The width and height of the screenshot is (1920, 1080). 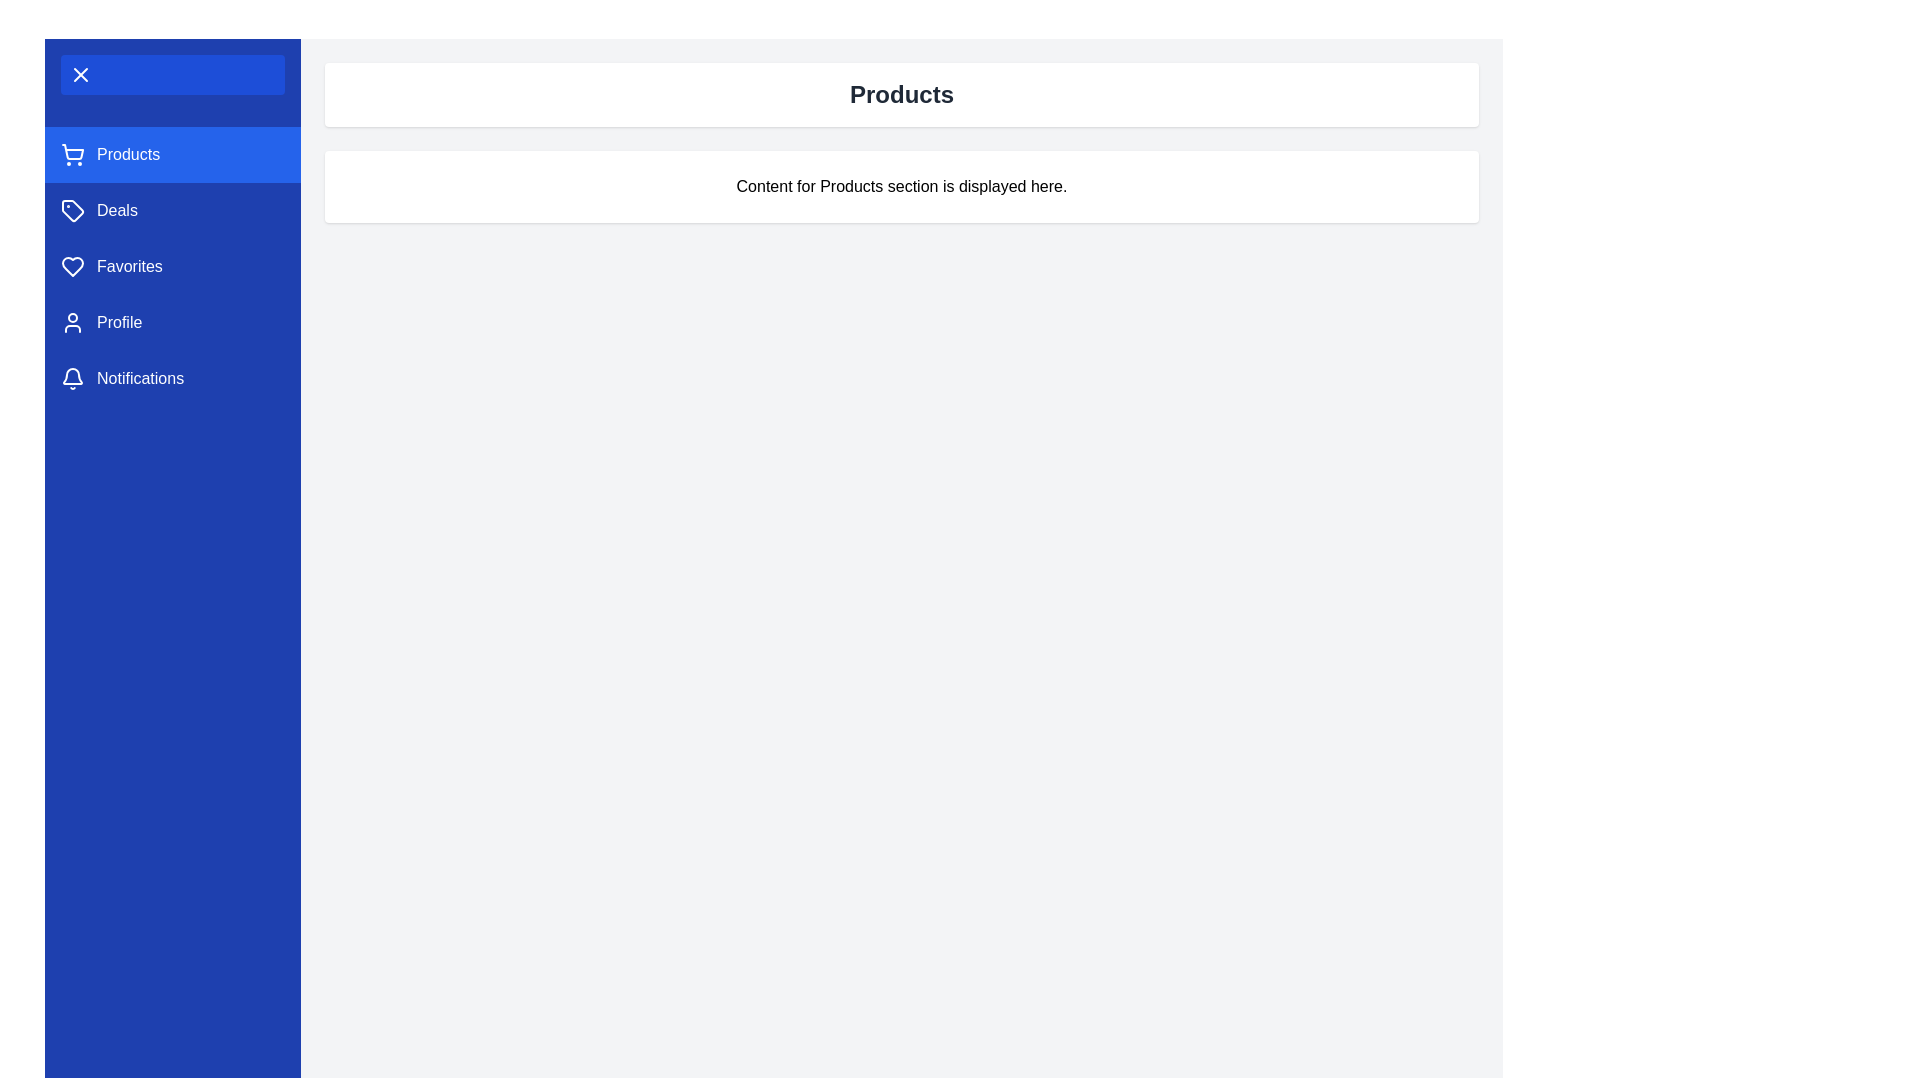 What do you see at coordinates (116, 211) in the screenshot?
I see `the 'Deals' text label in the vertical sidebar menu` at bounding box center [116, 211].